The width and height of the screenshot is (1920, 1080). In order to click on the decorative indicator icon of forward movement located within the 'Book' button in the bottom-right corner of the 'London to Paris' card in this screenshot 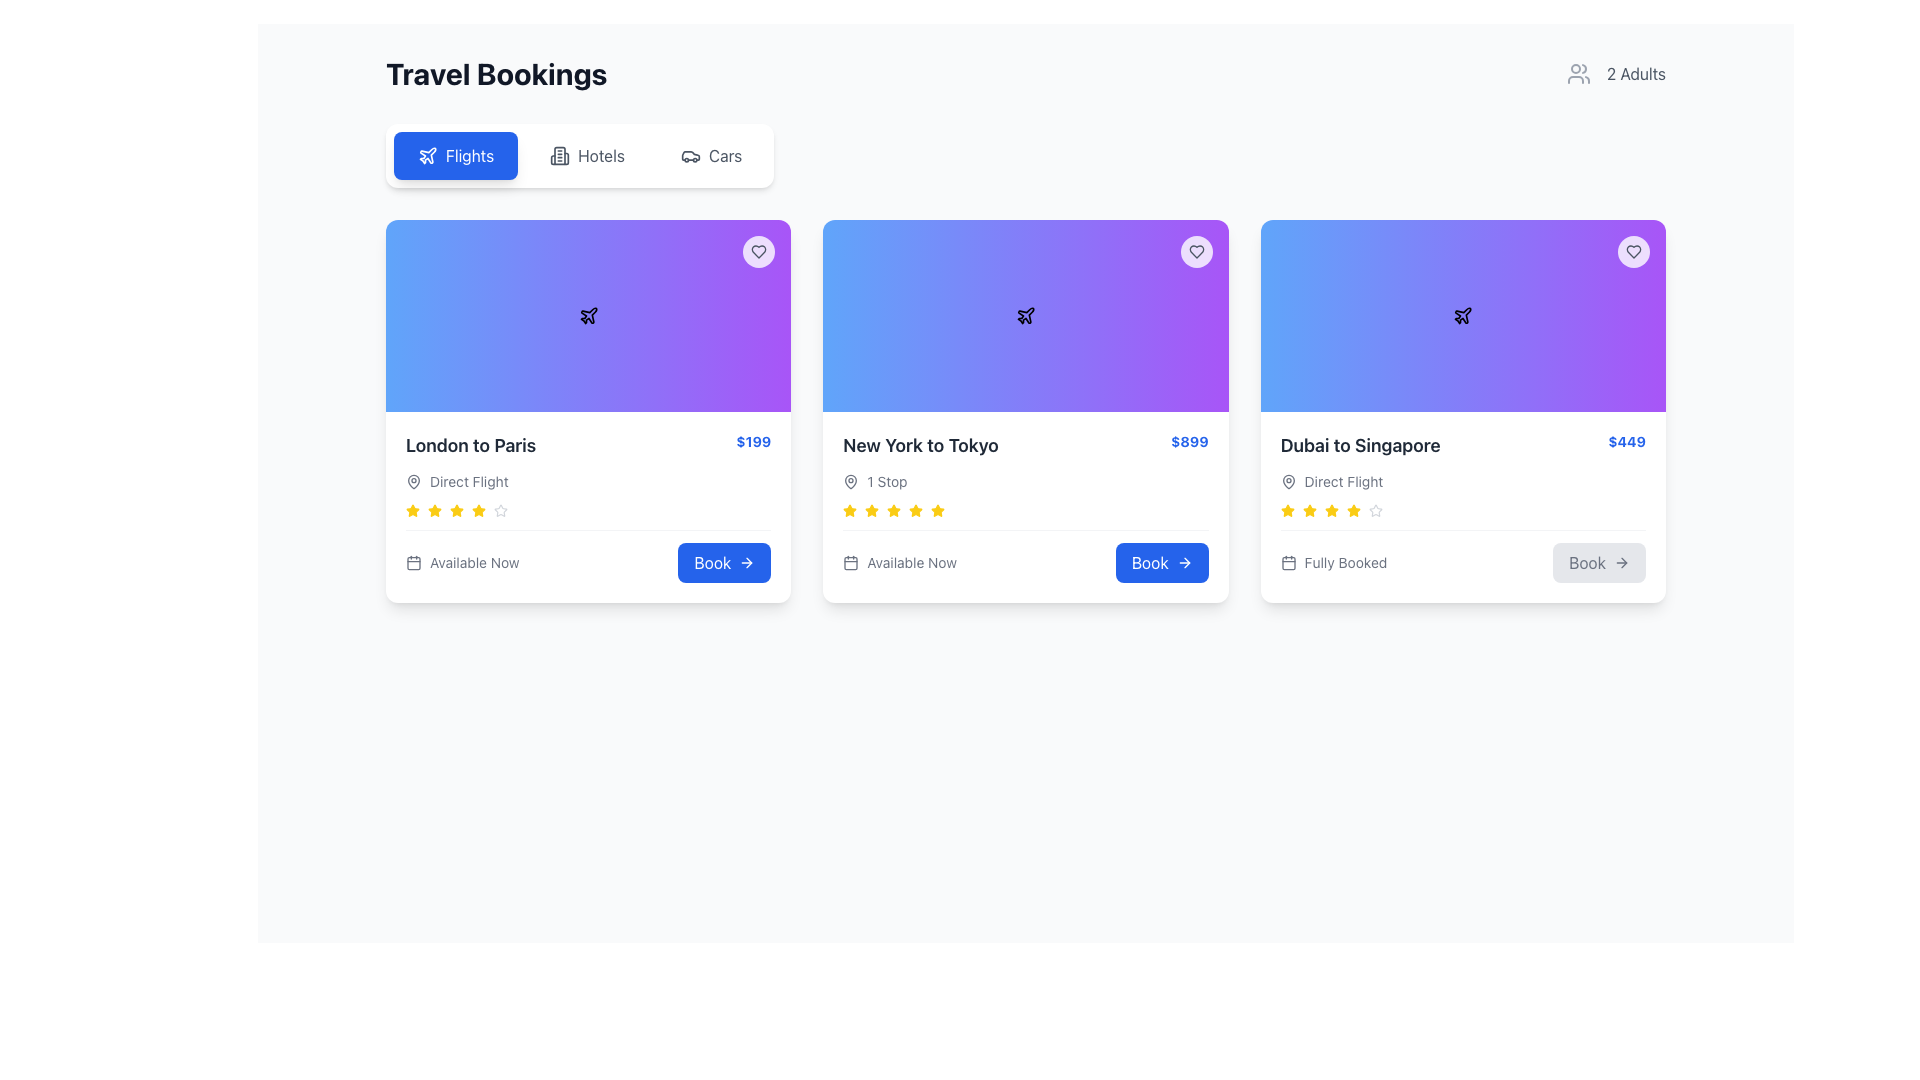, I will do `click(748, 563)`.